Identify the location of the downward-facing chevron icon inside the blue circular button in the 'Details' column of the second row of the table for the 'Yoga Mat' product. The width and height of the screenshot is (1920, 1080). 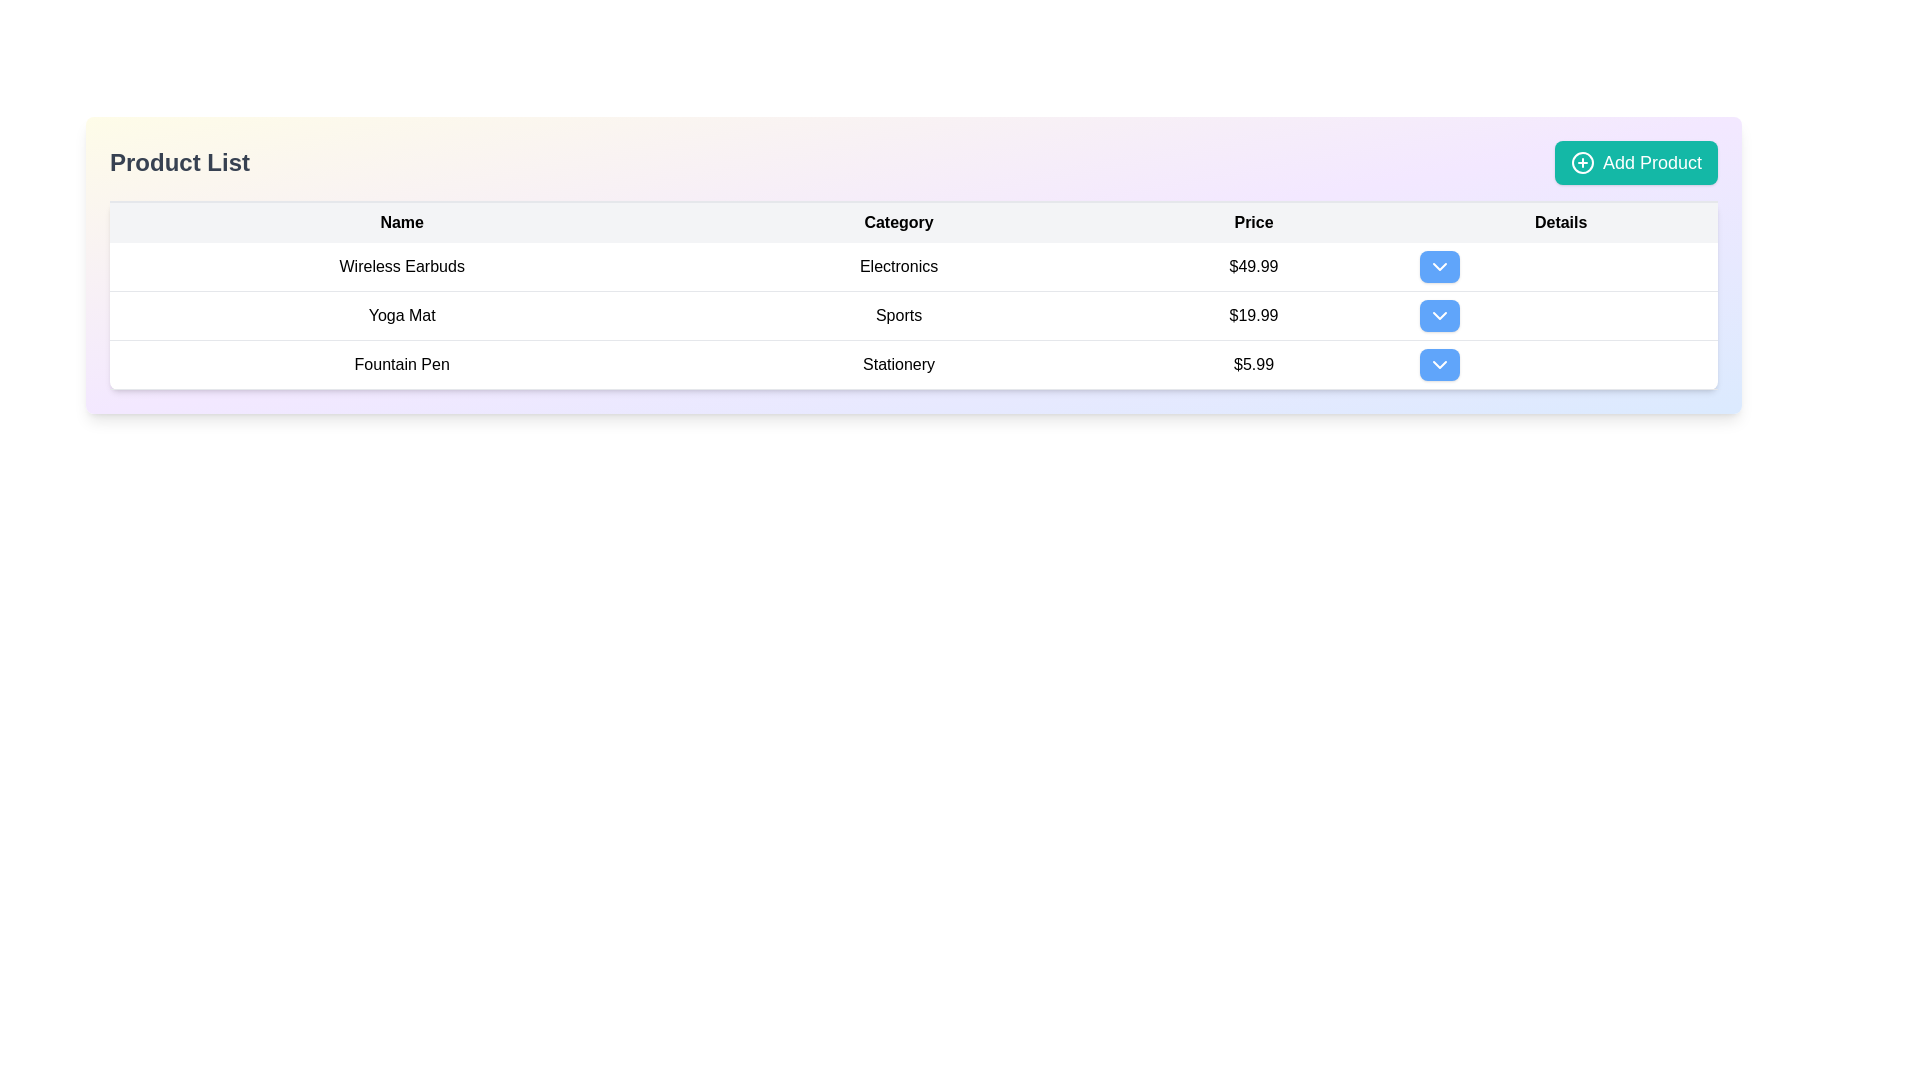
(1440, 315).